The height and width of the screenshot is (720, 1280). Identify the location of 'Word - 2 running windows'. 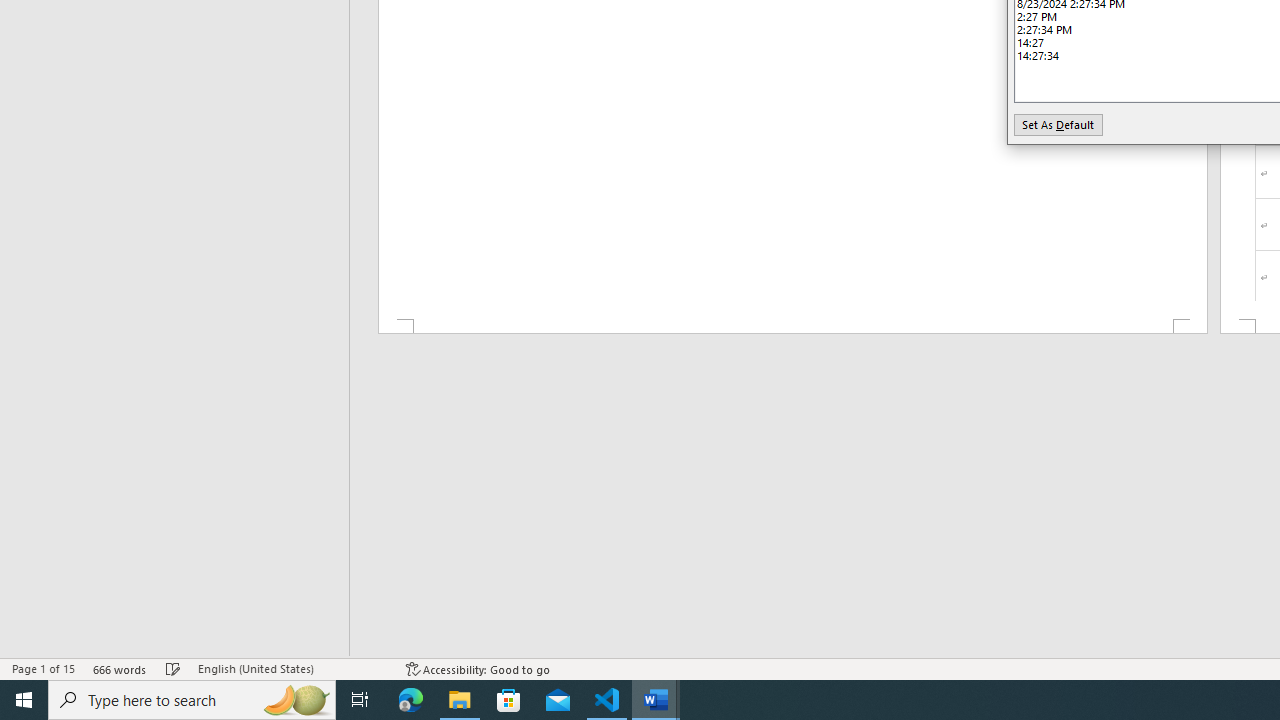
(656, 698).